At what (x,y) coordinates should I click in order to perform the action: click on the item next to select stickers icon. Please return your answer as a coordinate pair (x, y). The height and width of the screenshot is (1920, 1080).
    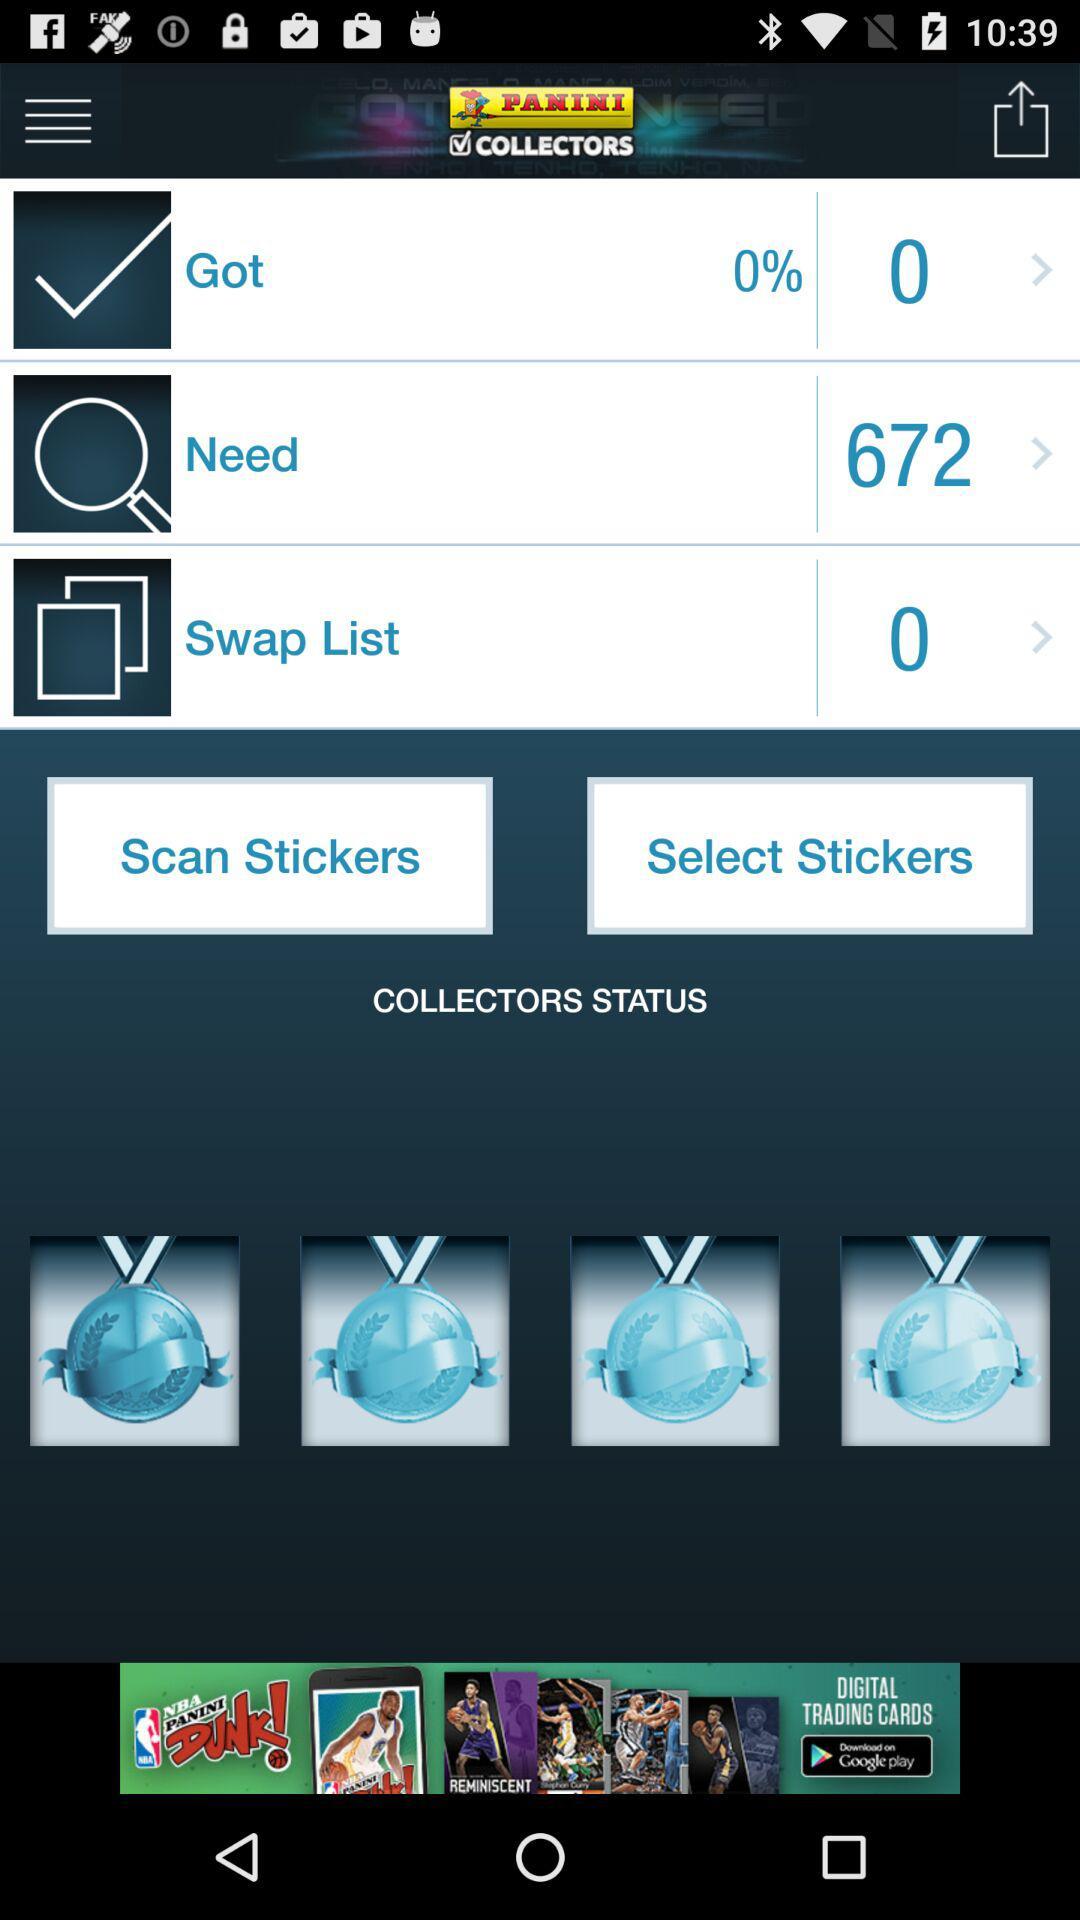
    Looking at the image, I should click on (270, 855).